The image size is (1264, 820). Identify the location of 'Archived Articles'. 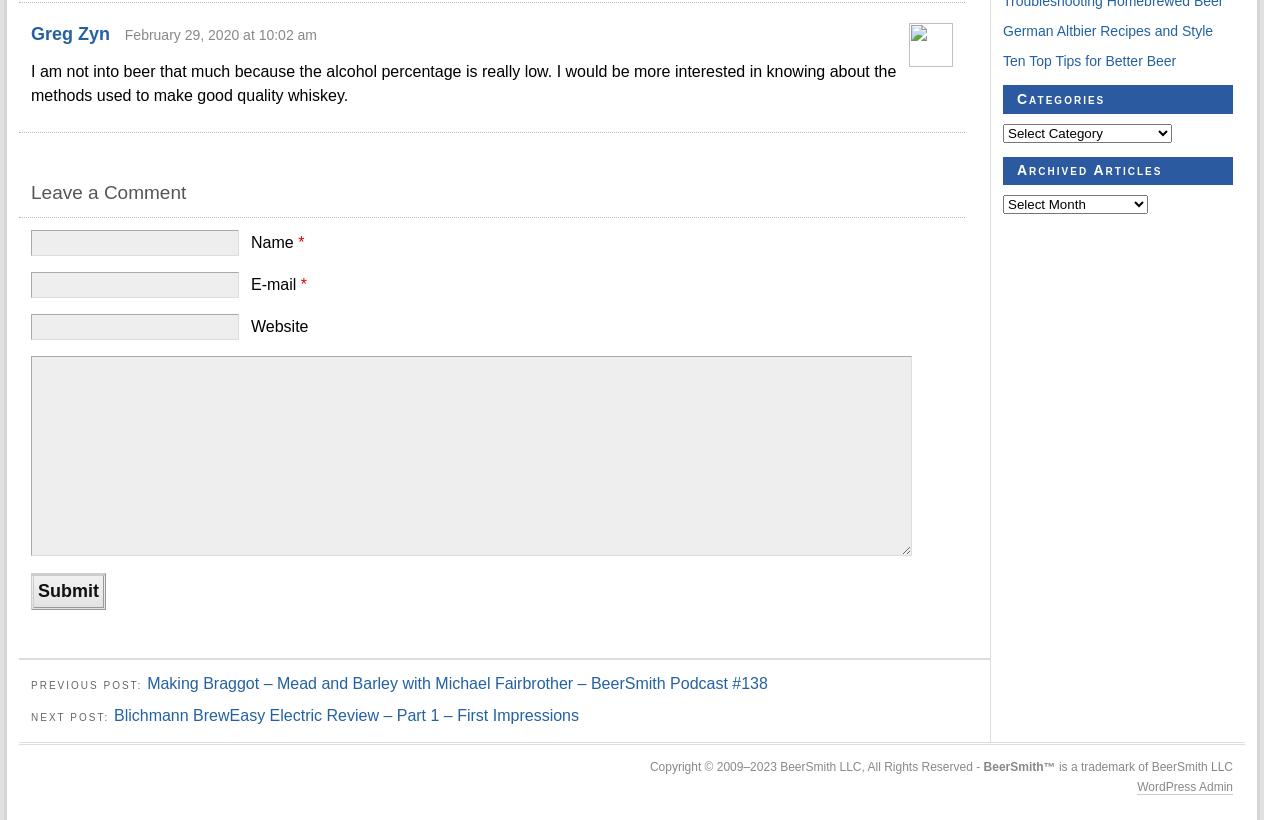
(1016, 169).